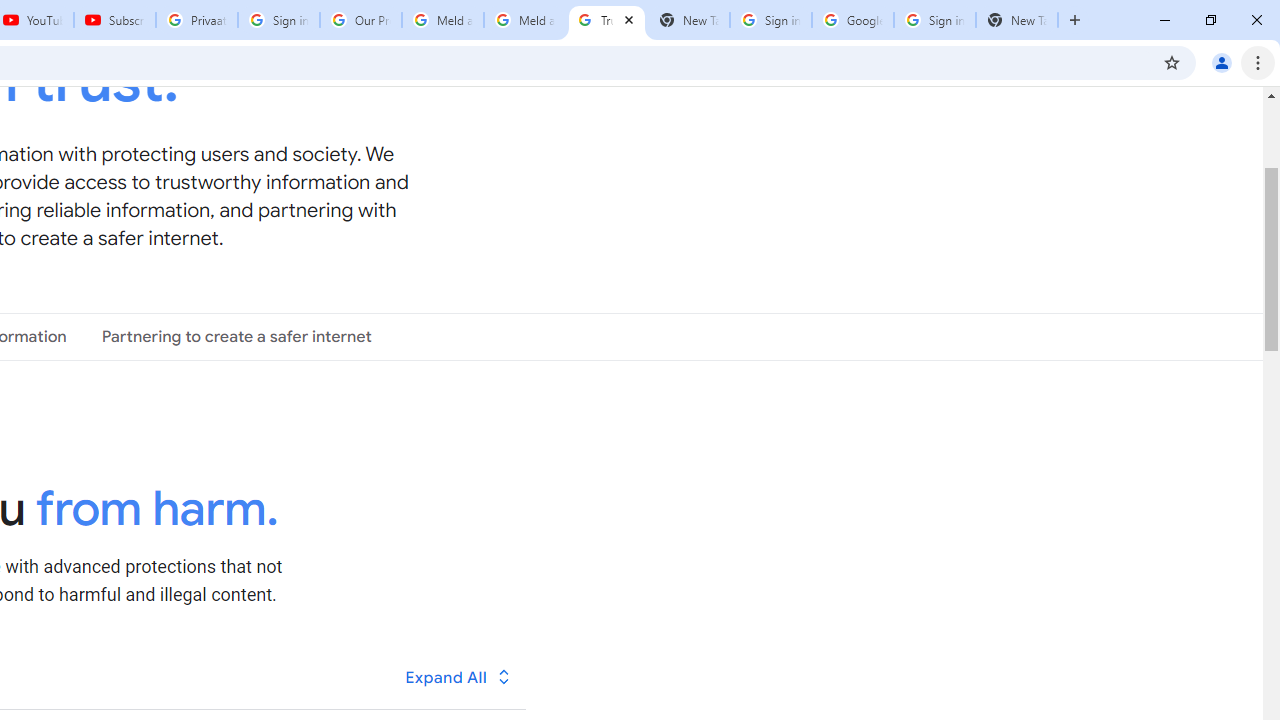 The image size is (1280, 720). Describe the element at coordinates (852, 20) in the screenshot. I see `'Google Cybersecurity Innovations - Google Safety Center'` at that location.